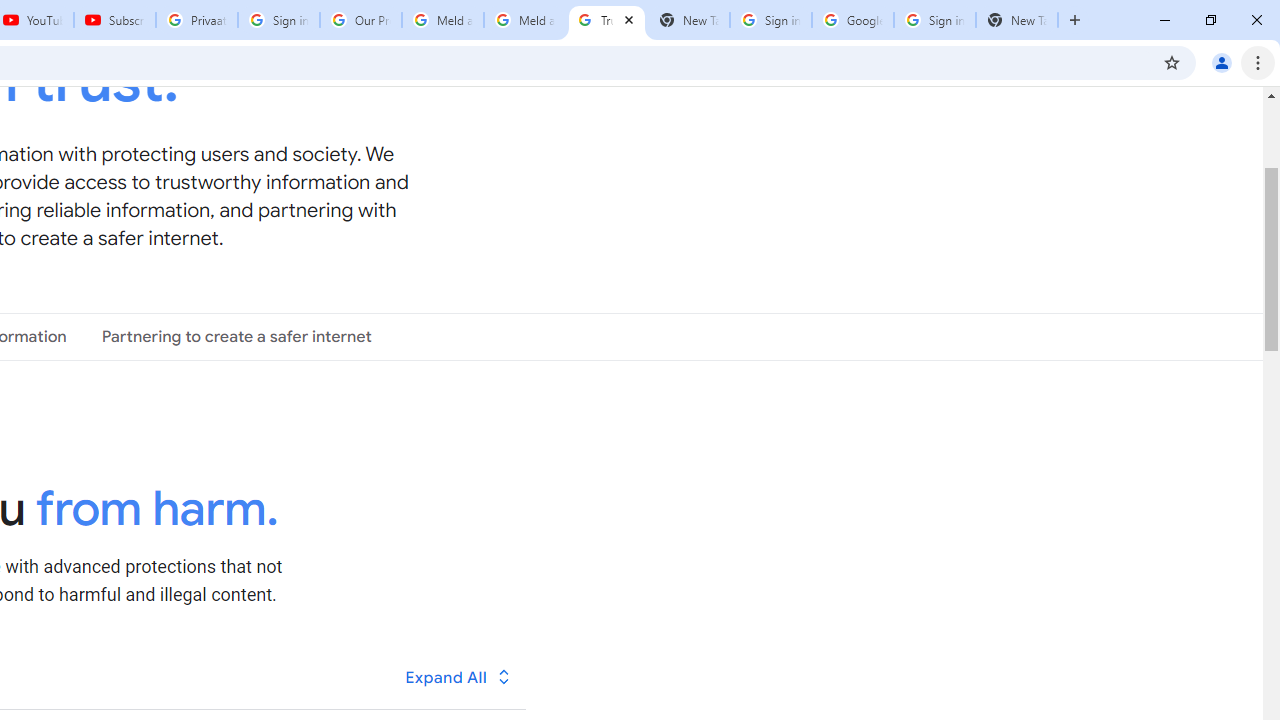 The image size is (1280, 720). Describe the element at coordinates (852, 20) in the screenshot. I see `'Google Cybersecurity Innovations - Google Safety Center'` at that location.